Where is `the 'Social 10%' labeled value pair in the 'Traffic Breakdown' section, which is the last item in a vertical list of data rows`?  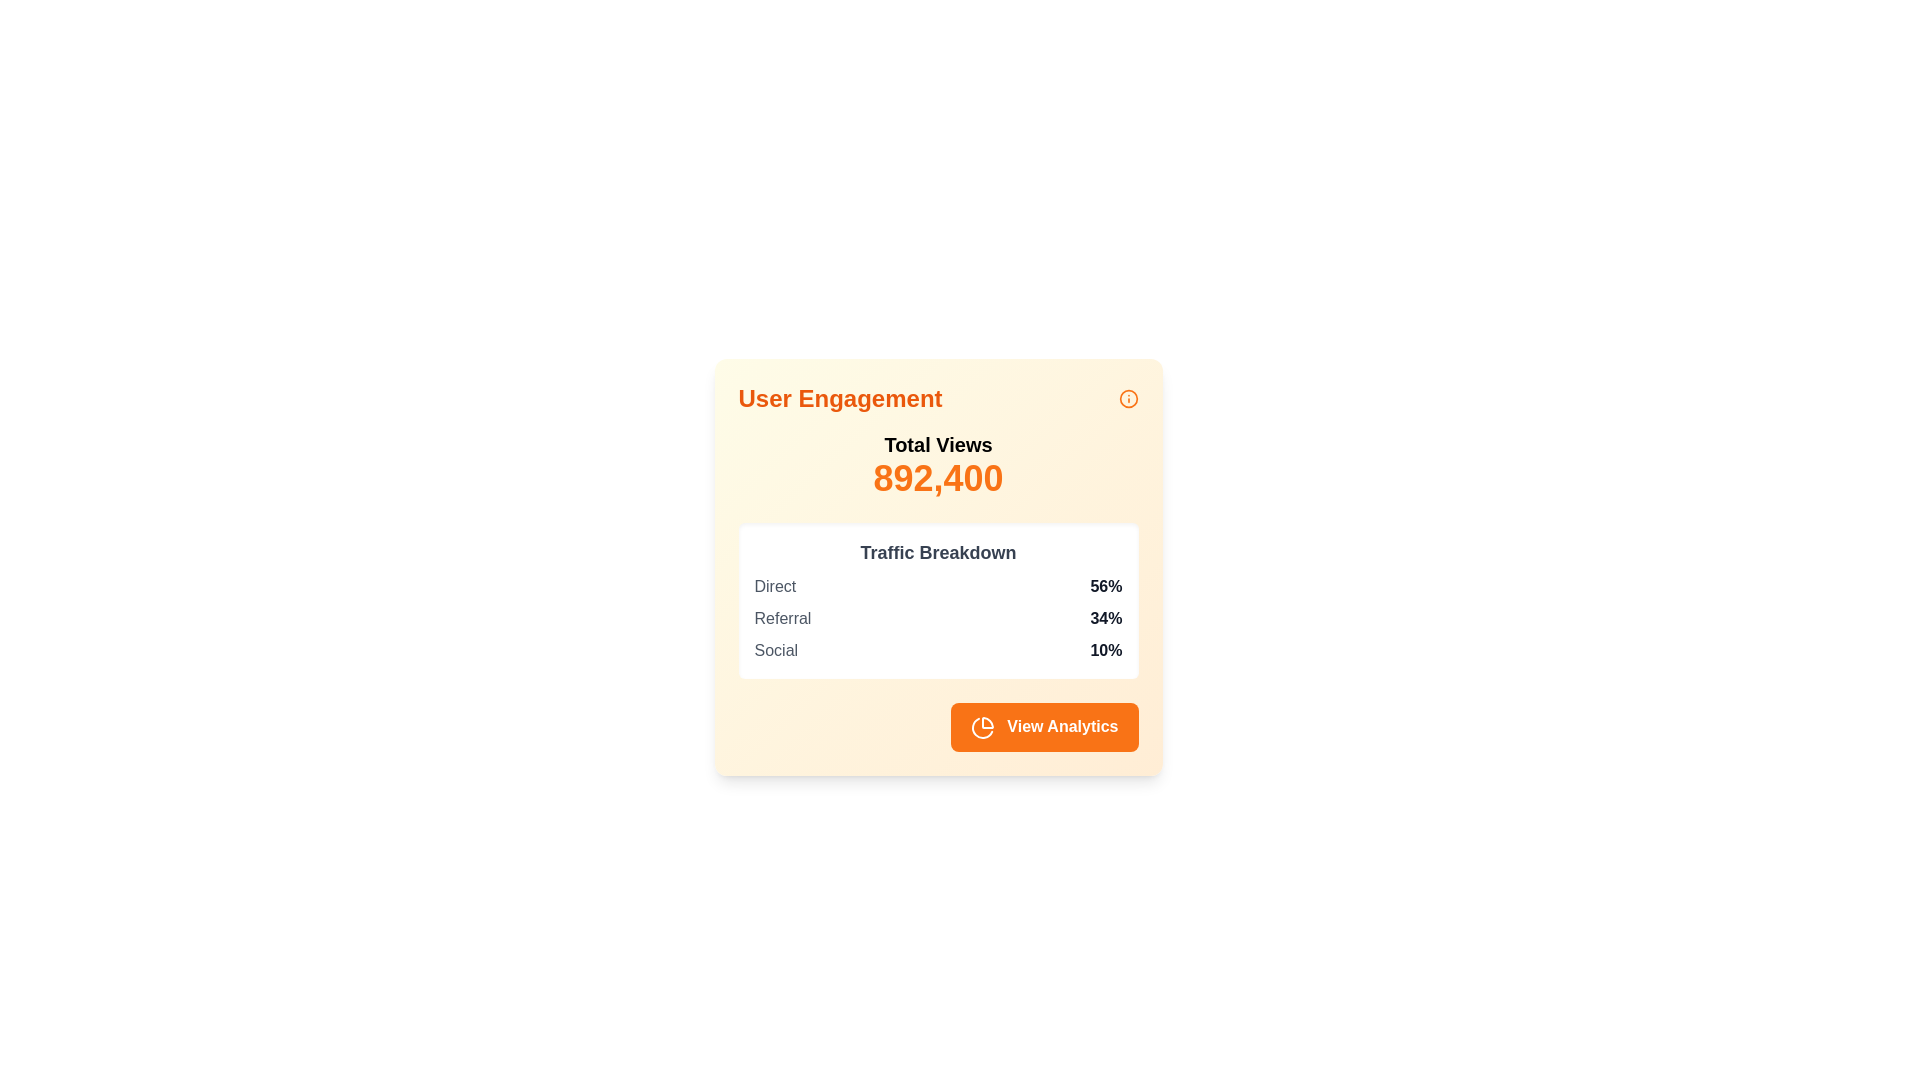 the 'Social 10%' labeled value pair in the 'Traffic Breakdown' section, which is the last item in a vertical list of data rows is located at coordinates (937, 651).